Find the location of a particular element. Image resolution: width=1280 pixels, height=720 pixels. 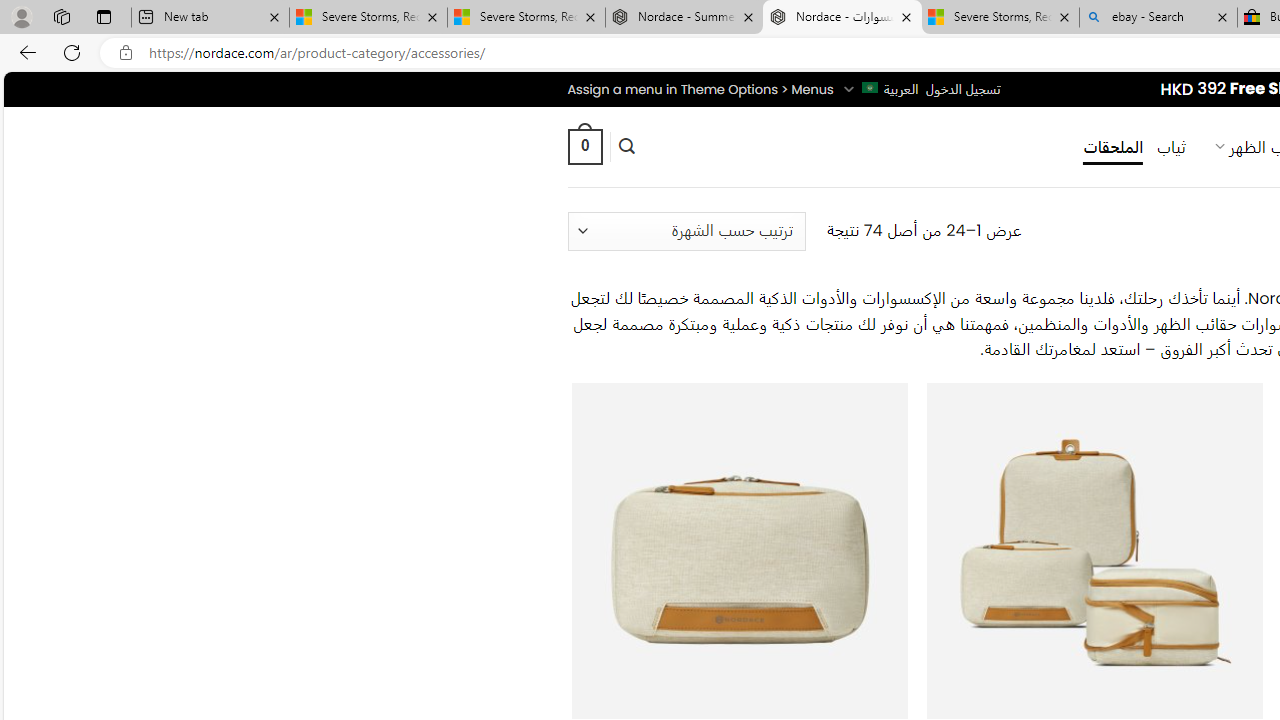

' 0 ' is located at coordinates (583, 145).